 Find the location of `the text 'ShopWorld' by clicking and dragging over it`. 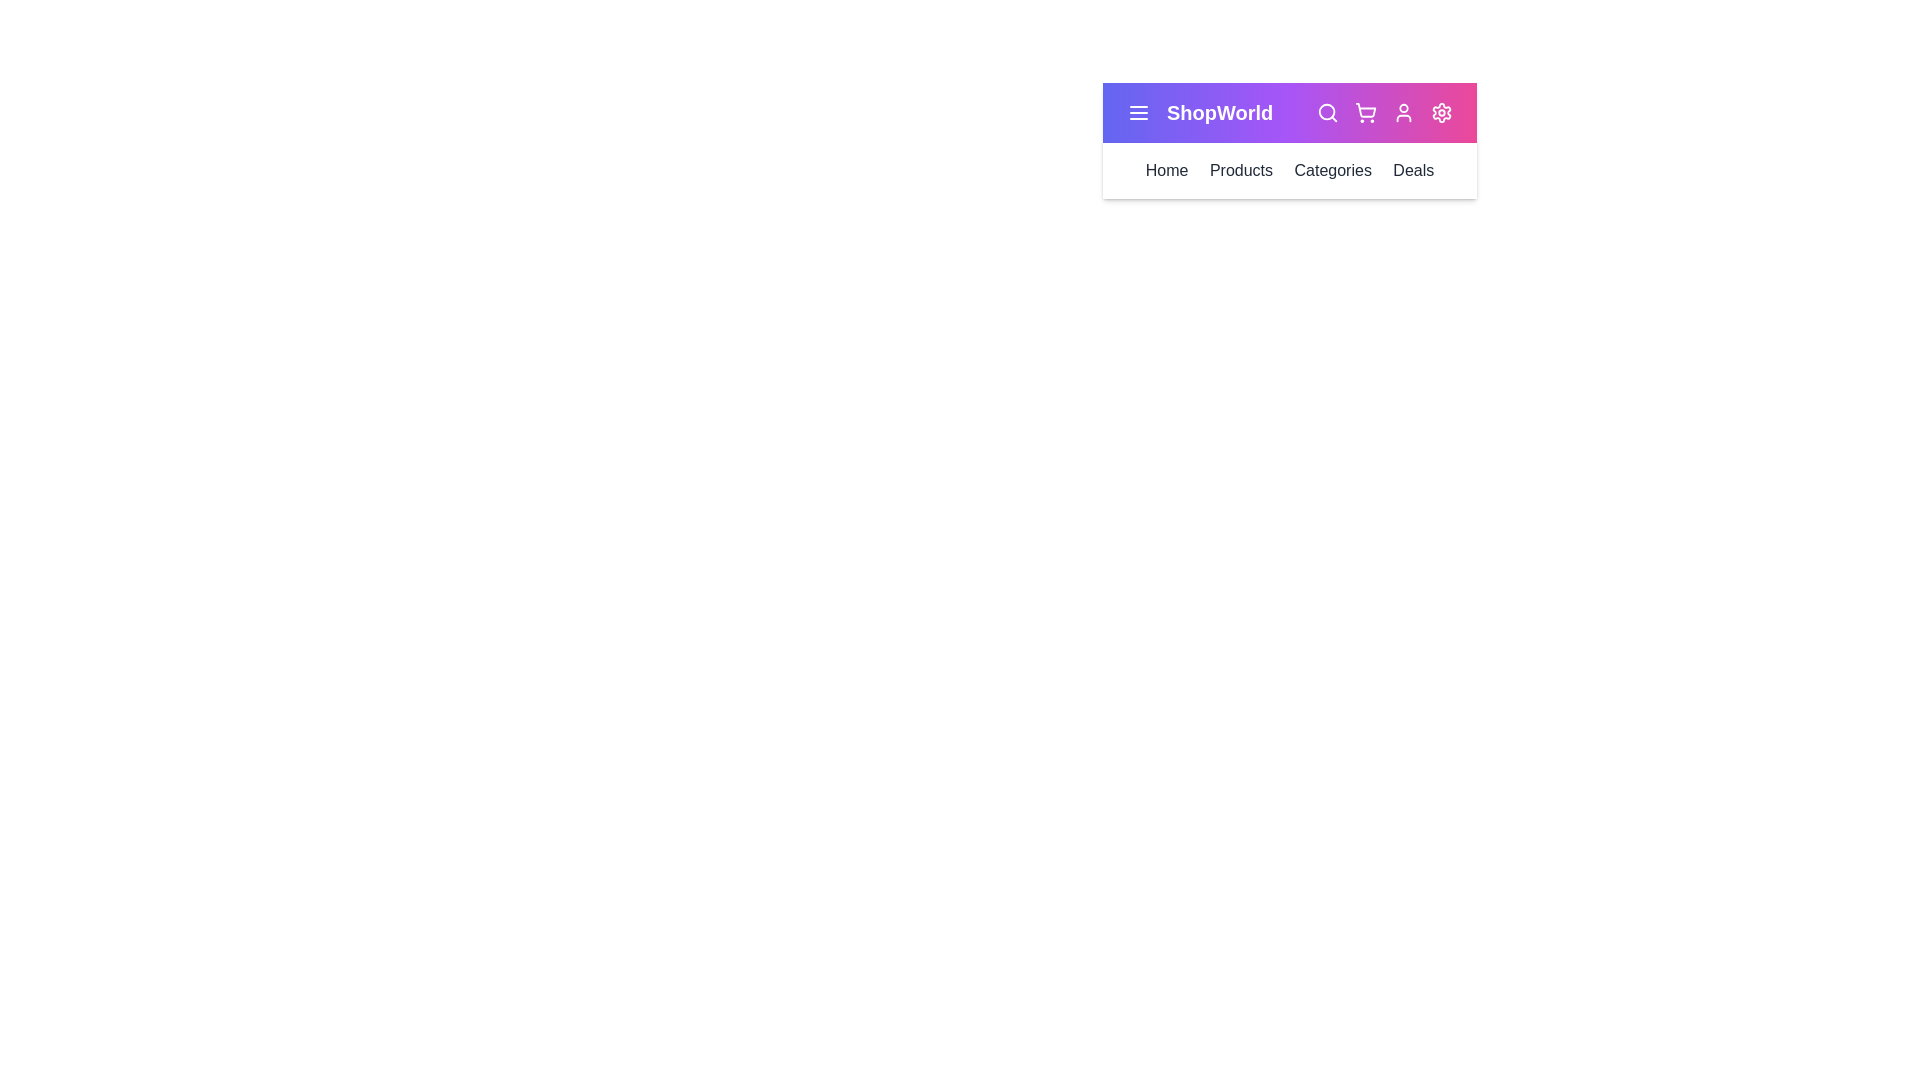

the text 'ShopWorld' by clicking and dragging over it is located at coordinates (1166, 99).